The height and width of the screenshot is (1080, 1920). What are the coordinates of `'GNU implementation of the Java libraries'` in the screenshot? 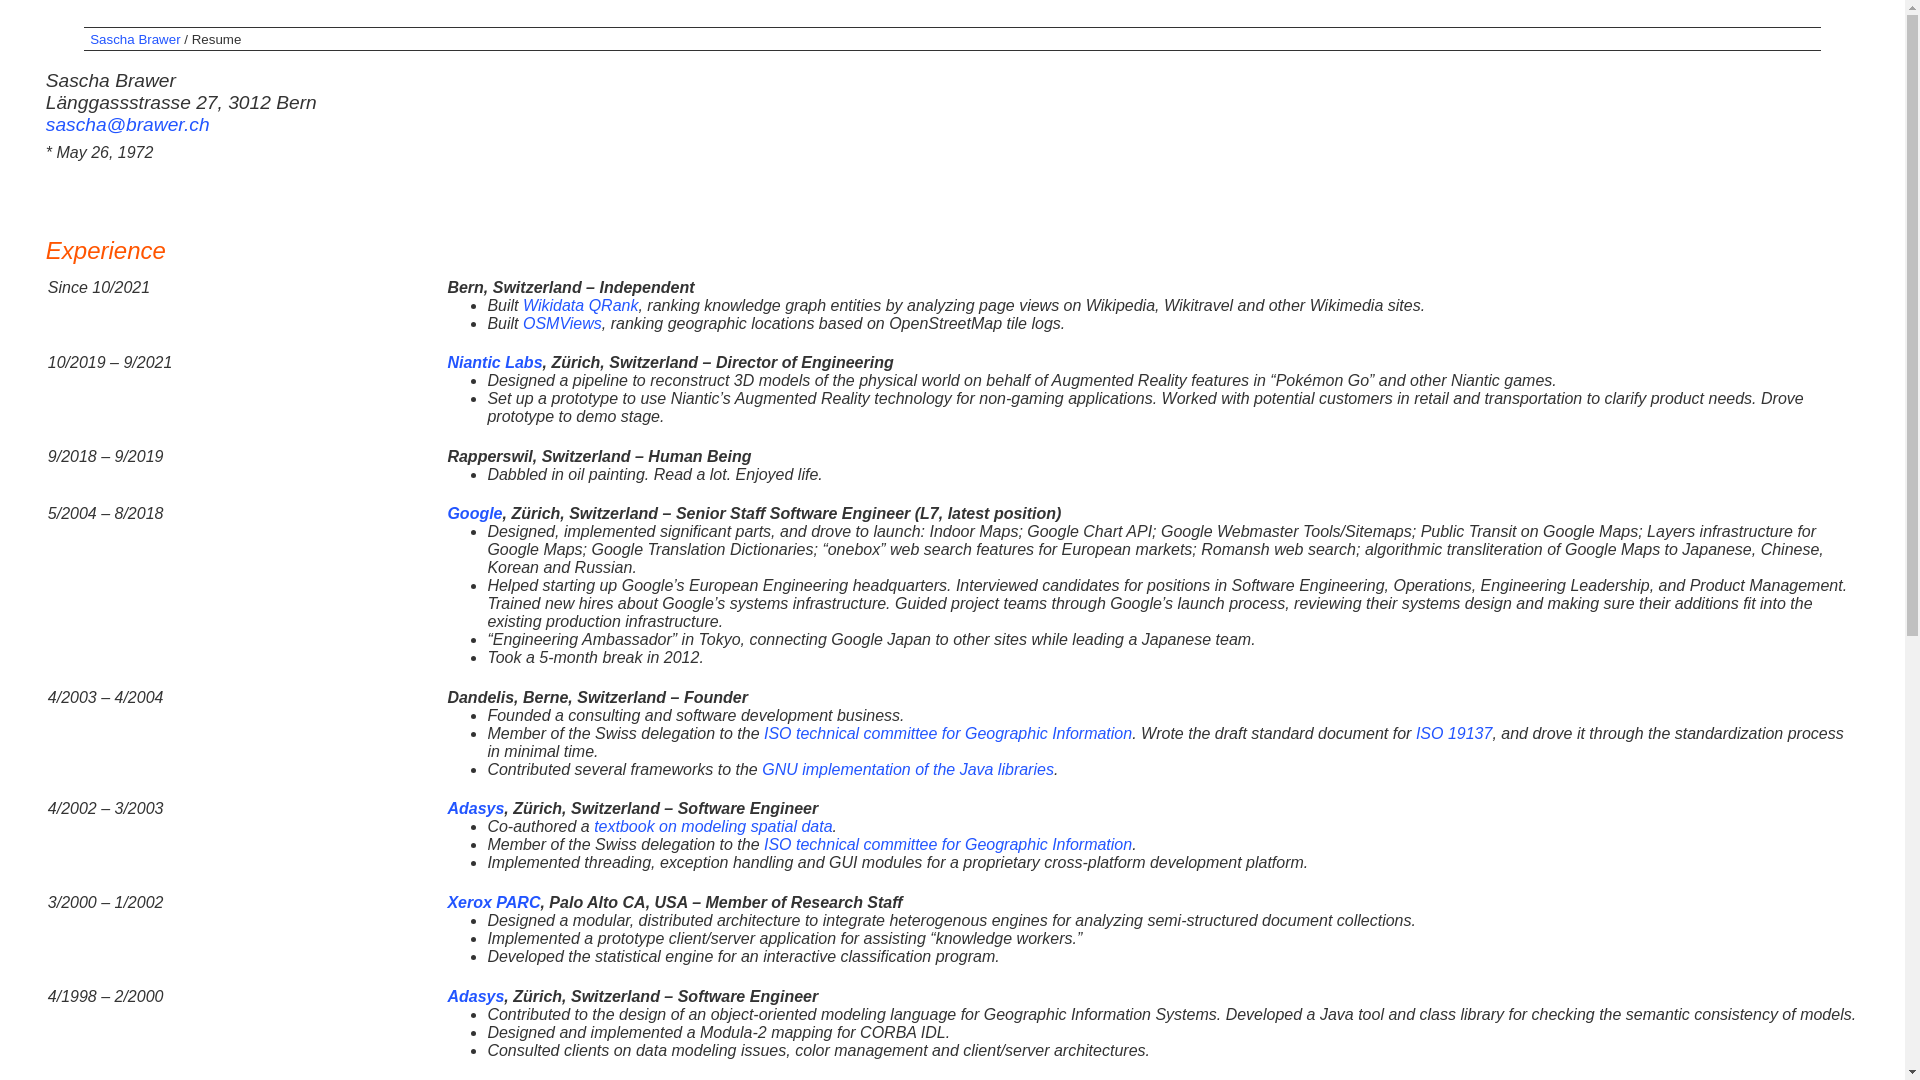 It's located at (906, 768).